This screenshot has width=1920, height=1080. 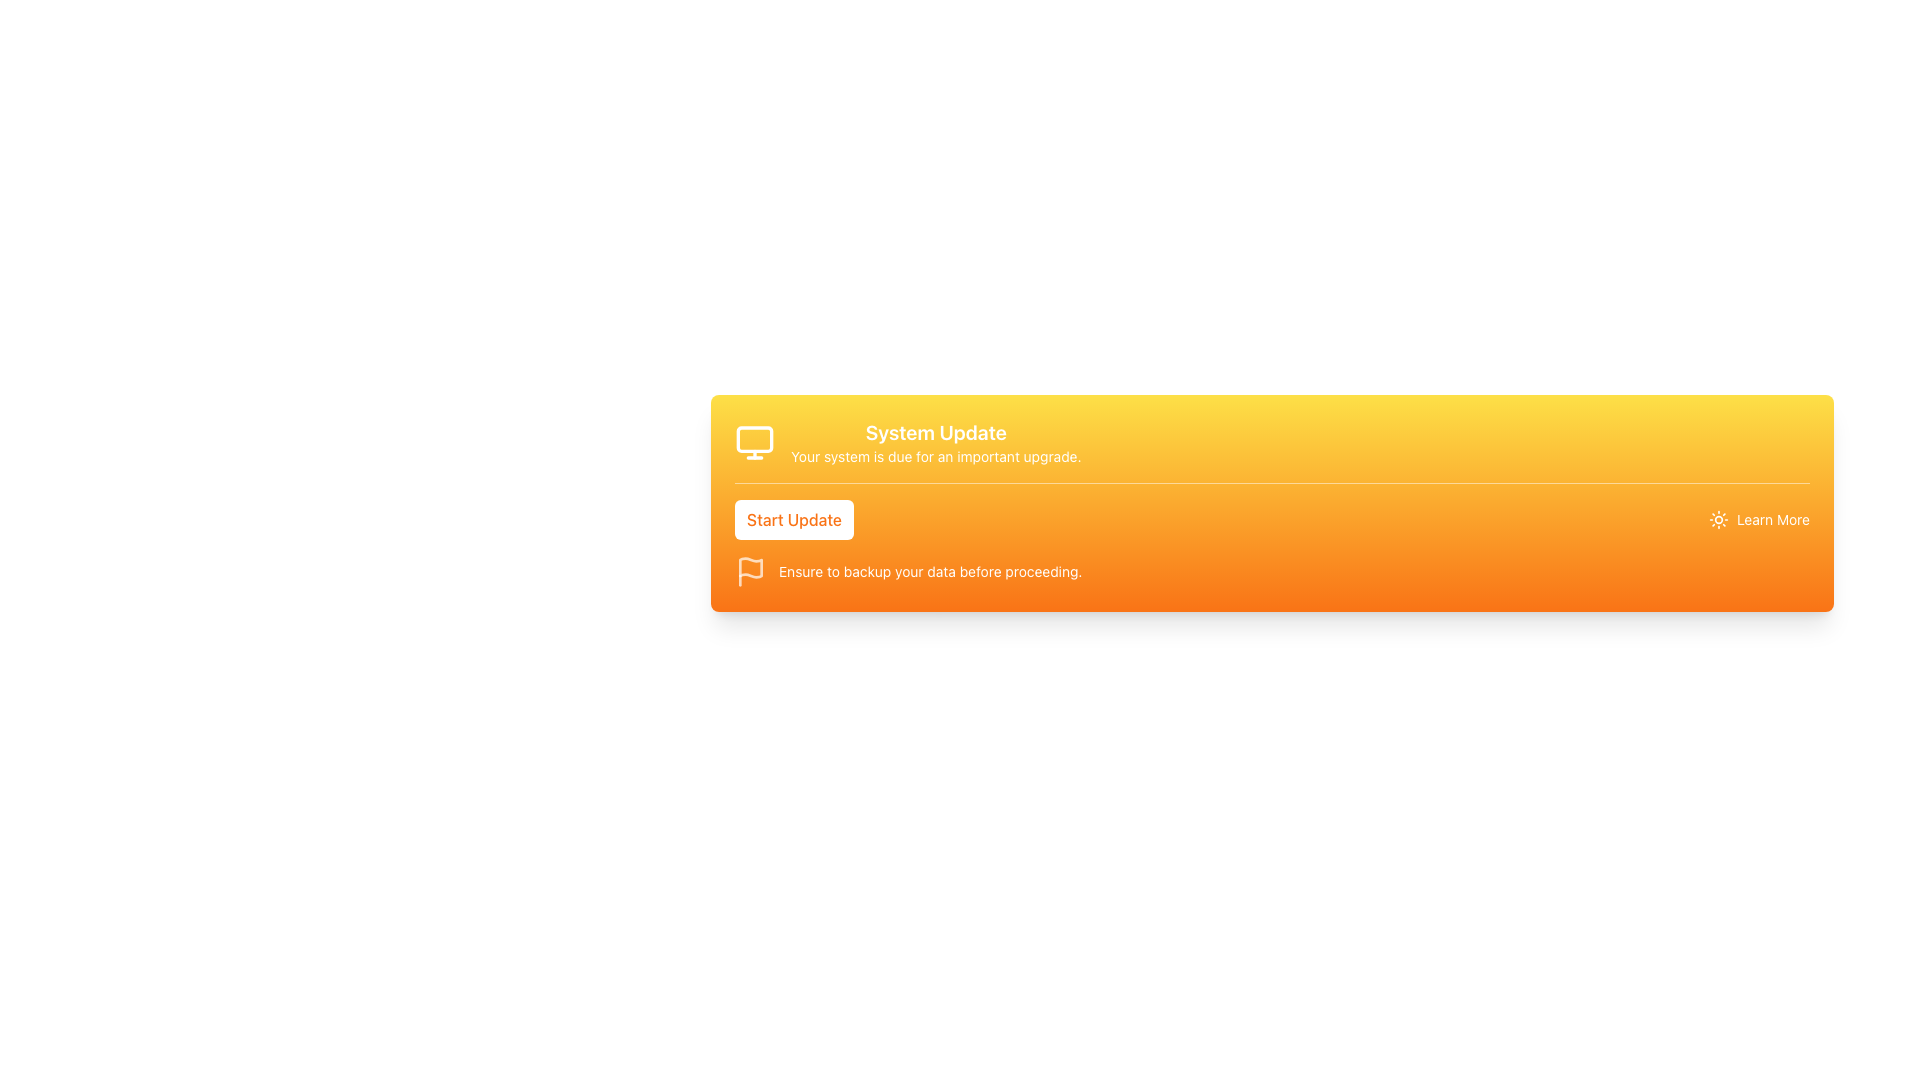 I want to click on 'System Update' heading text displayed in a large bold font against a yellow to orange gradient background, positioned at the top of the block above the descriptive text, so click(x=935, y=431).